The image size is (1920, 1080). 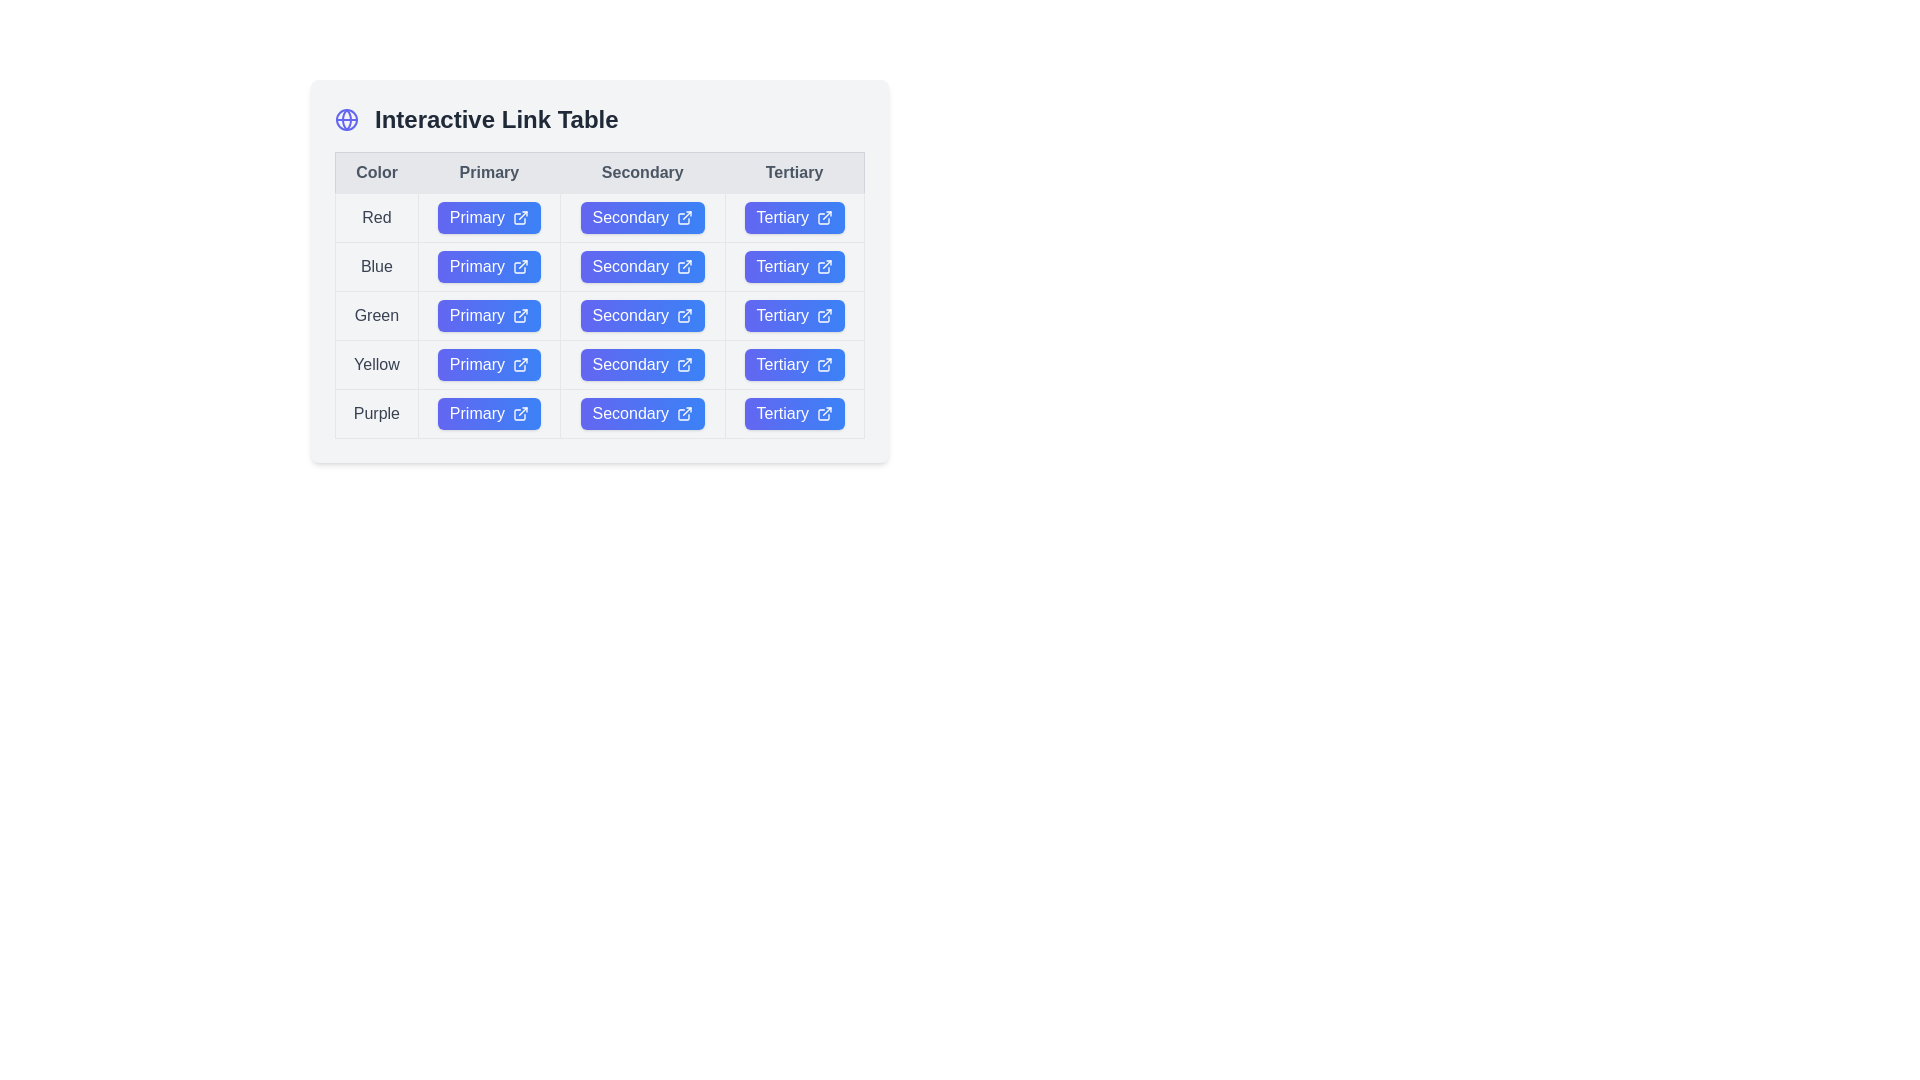 What do you see at coordinates (793, 365) in the screenshot?
I see `the button located` at bounding box center [793, 365].